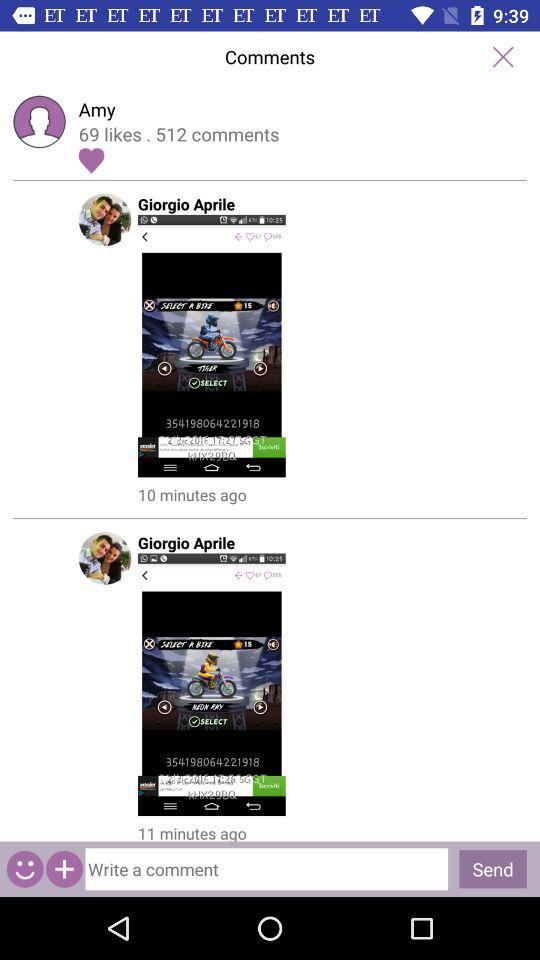 Image resolution: width=540 pixels, height=960 pixels. What do you see at coordinates (269, 346) in the screenshot?
I see `post` at bounding box center [269, 346].